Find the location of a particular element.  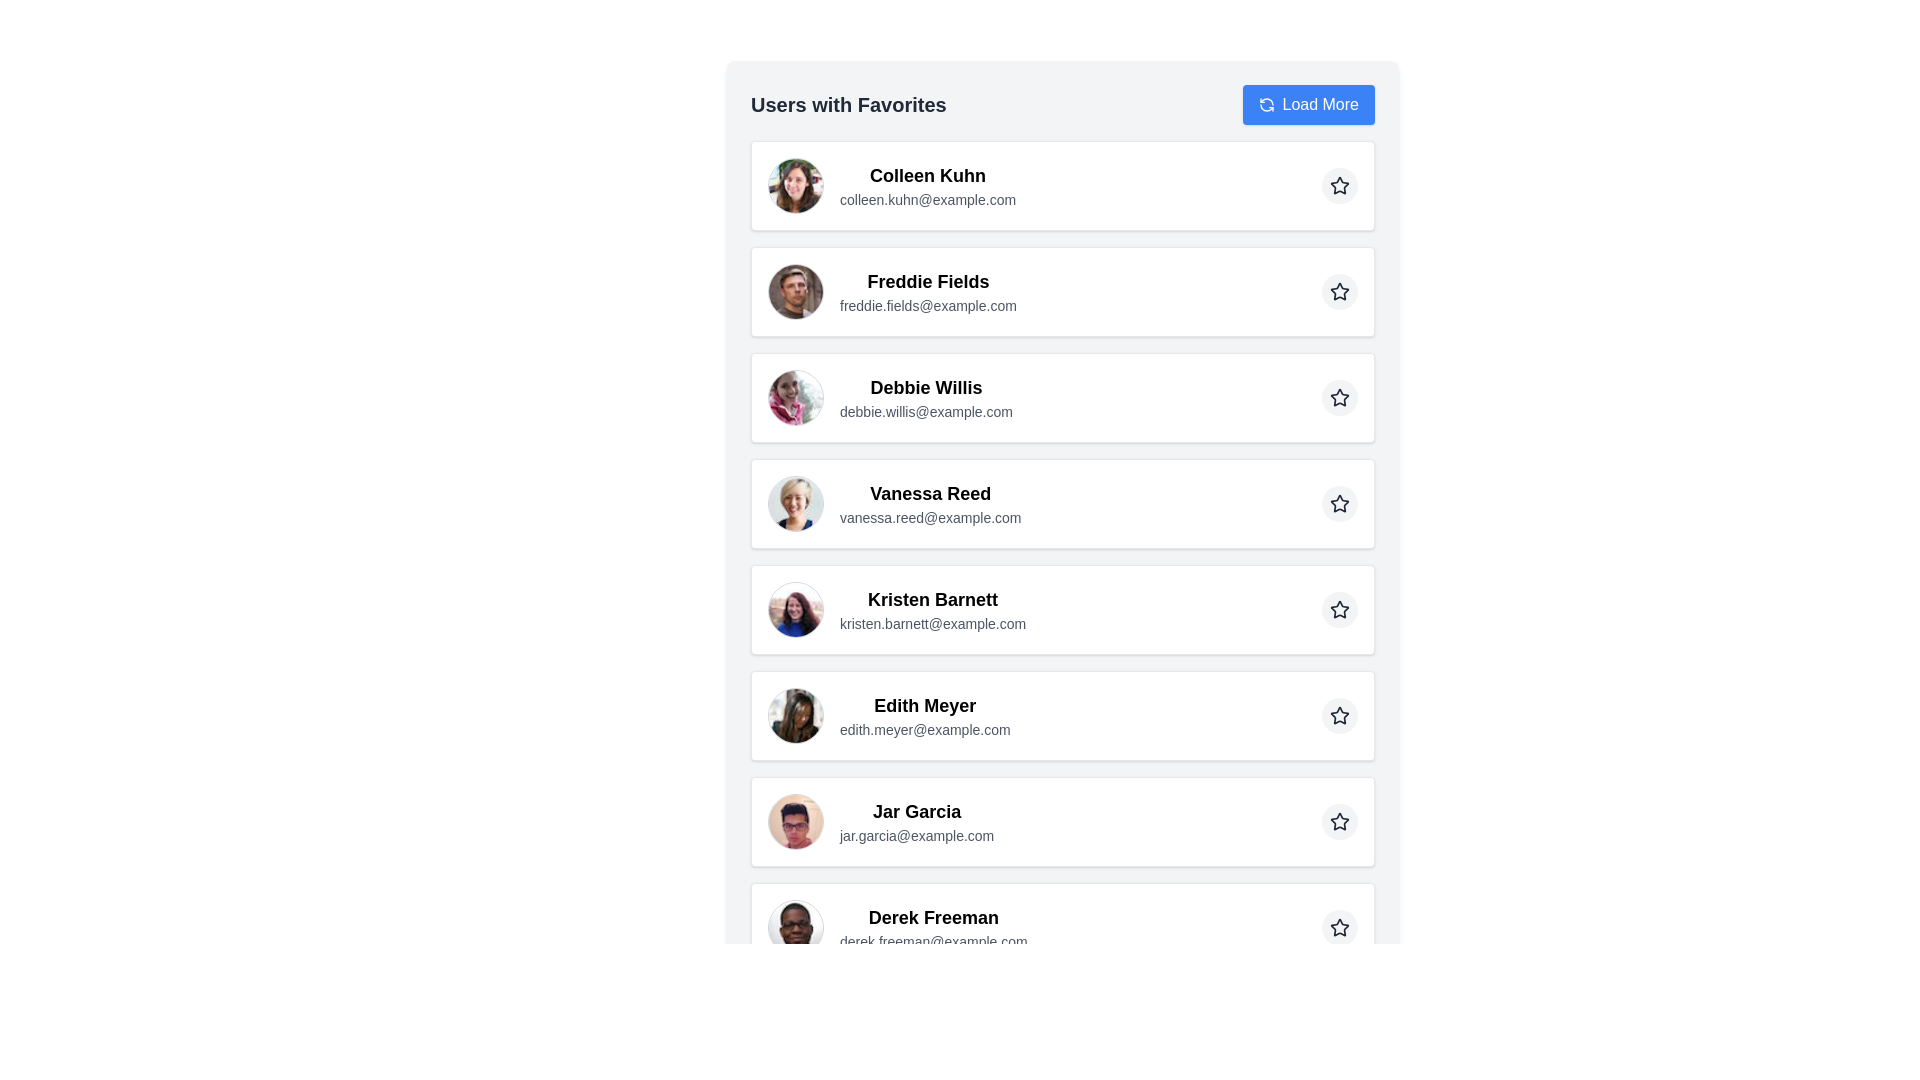

the text display area showing 'Colleen Kuhn' and 'colleen.kuhn@example.com' is located at coordinates (926, 185).